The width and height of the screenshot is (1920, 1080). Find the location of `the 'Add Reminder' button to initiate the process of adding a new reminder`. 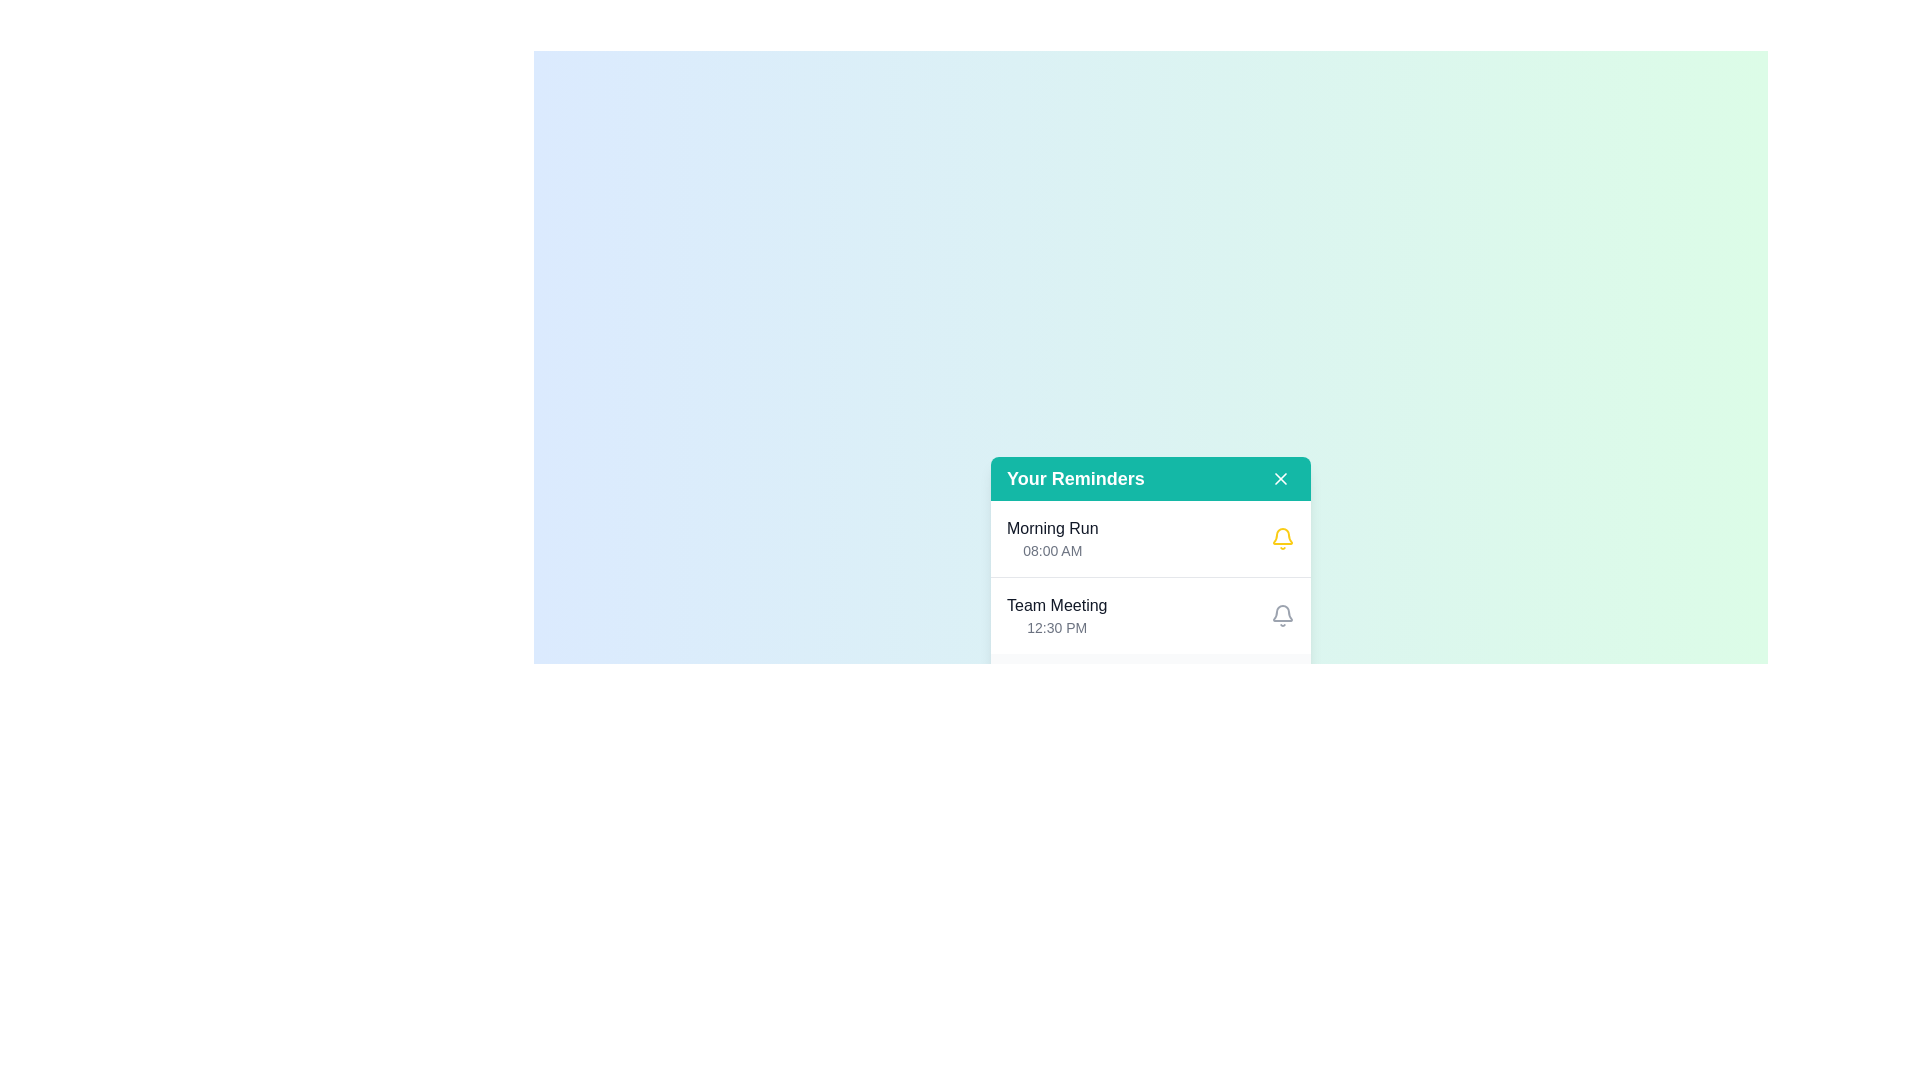

the 'Add Reminder' button to initiate the process of adding a new reminder is located at coordinates (1226, 688).